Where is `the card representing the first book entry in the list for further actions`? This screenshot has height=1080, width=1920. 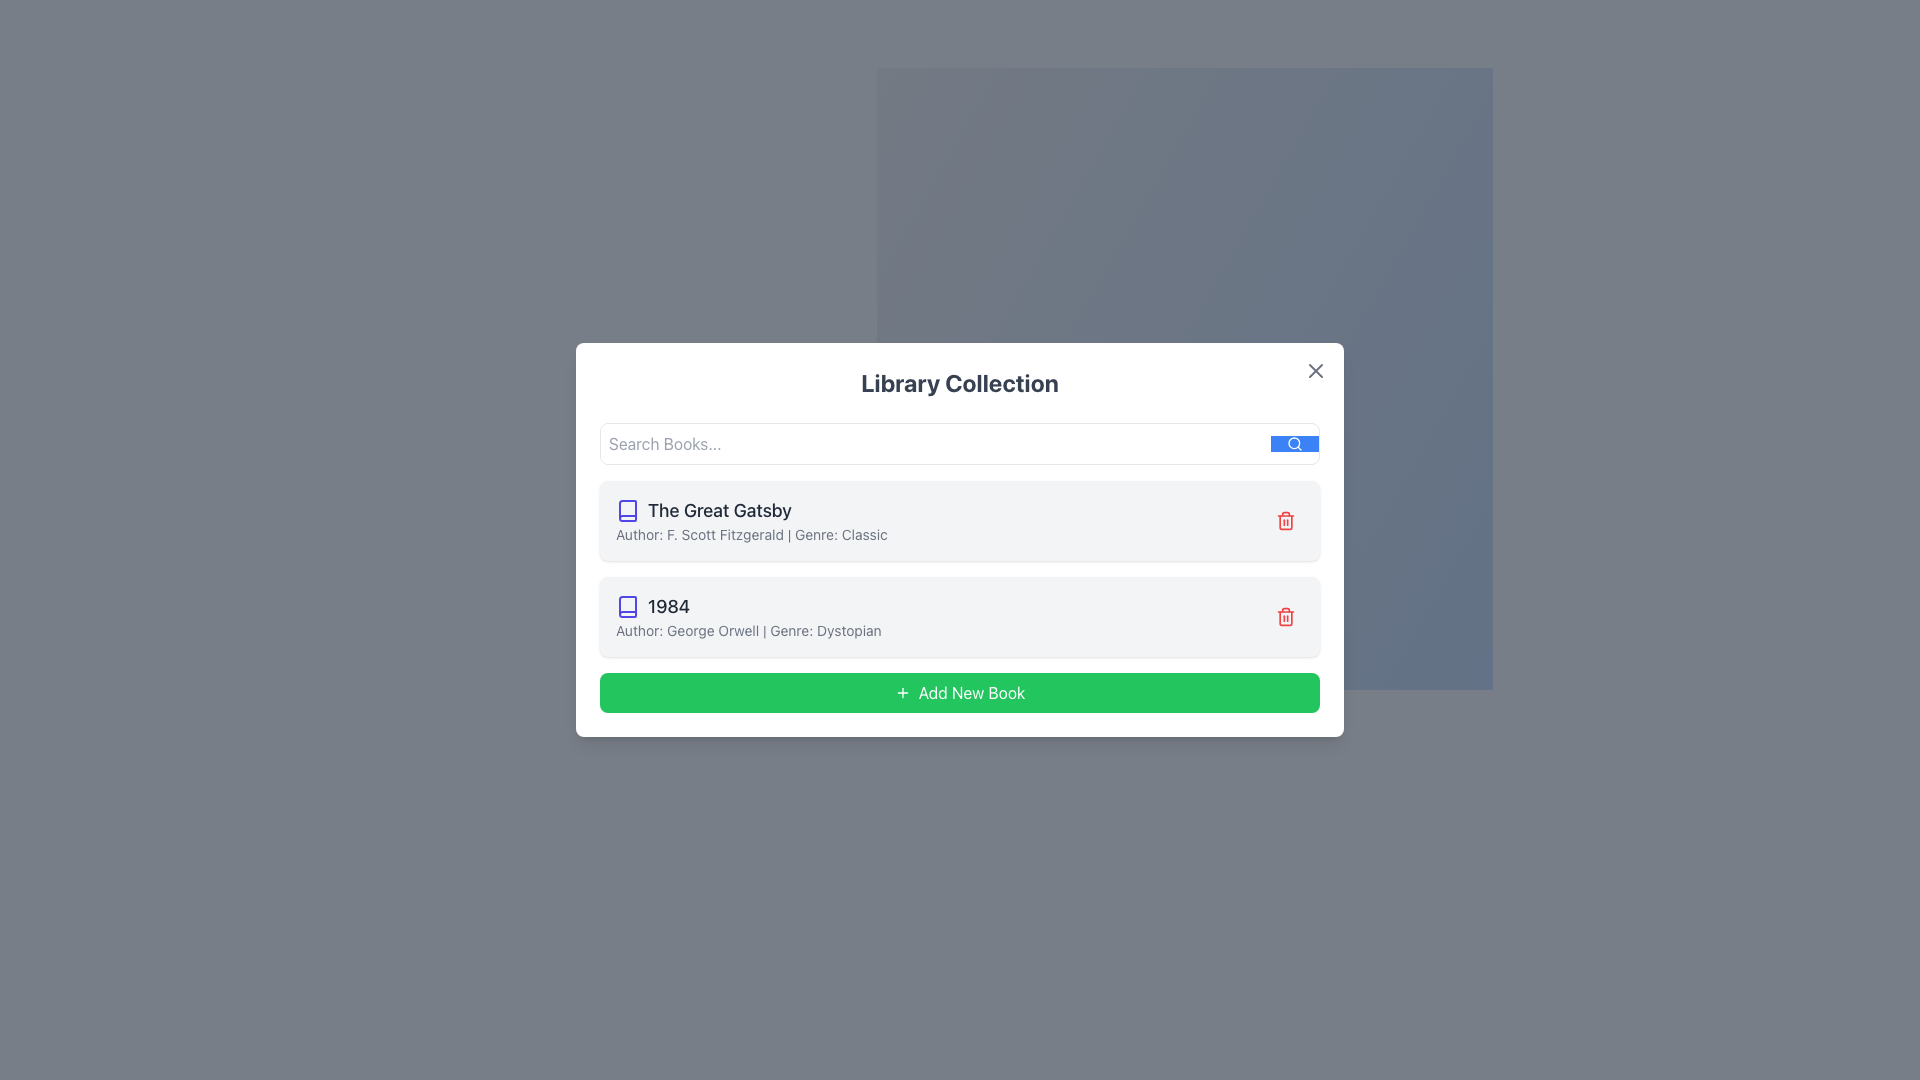 the card representing the first book entry in the list for further actions is located at coordinates (960, 519).